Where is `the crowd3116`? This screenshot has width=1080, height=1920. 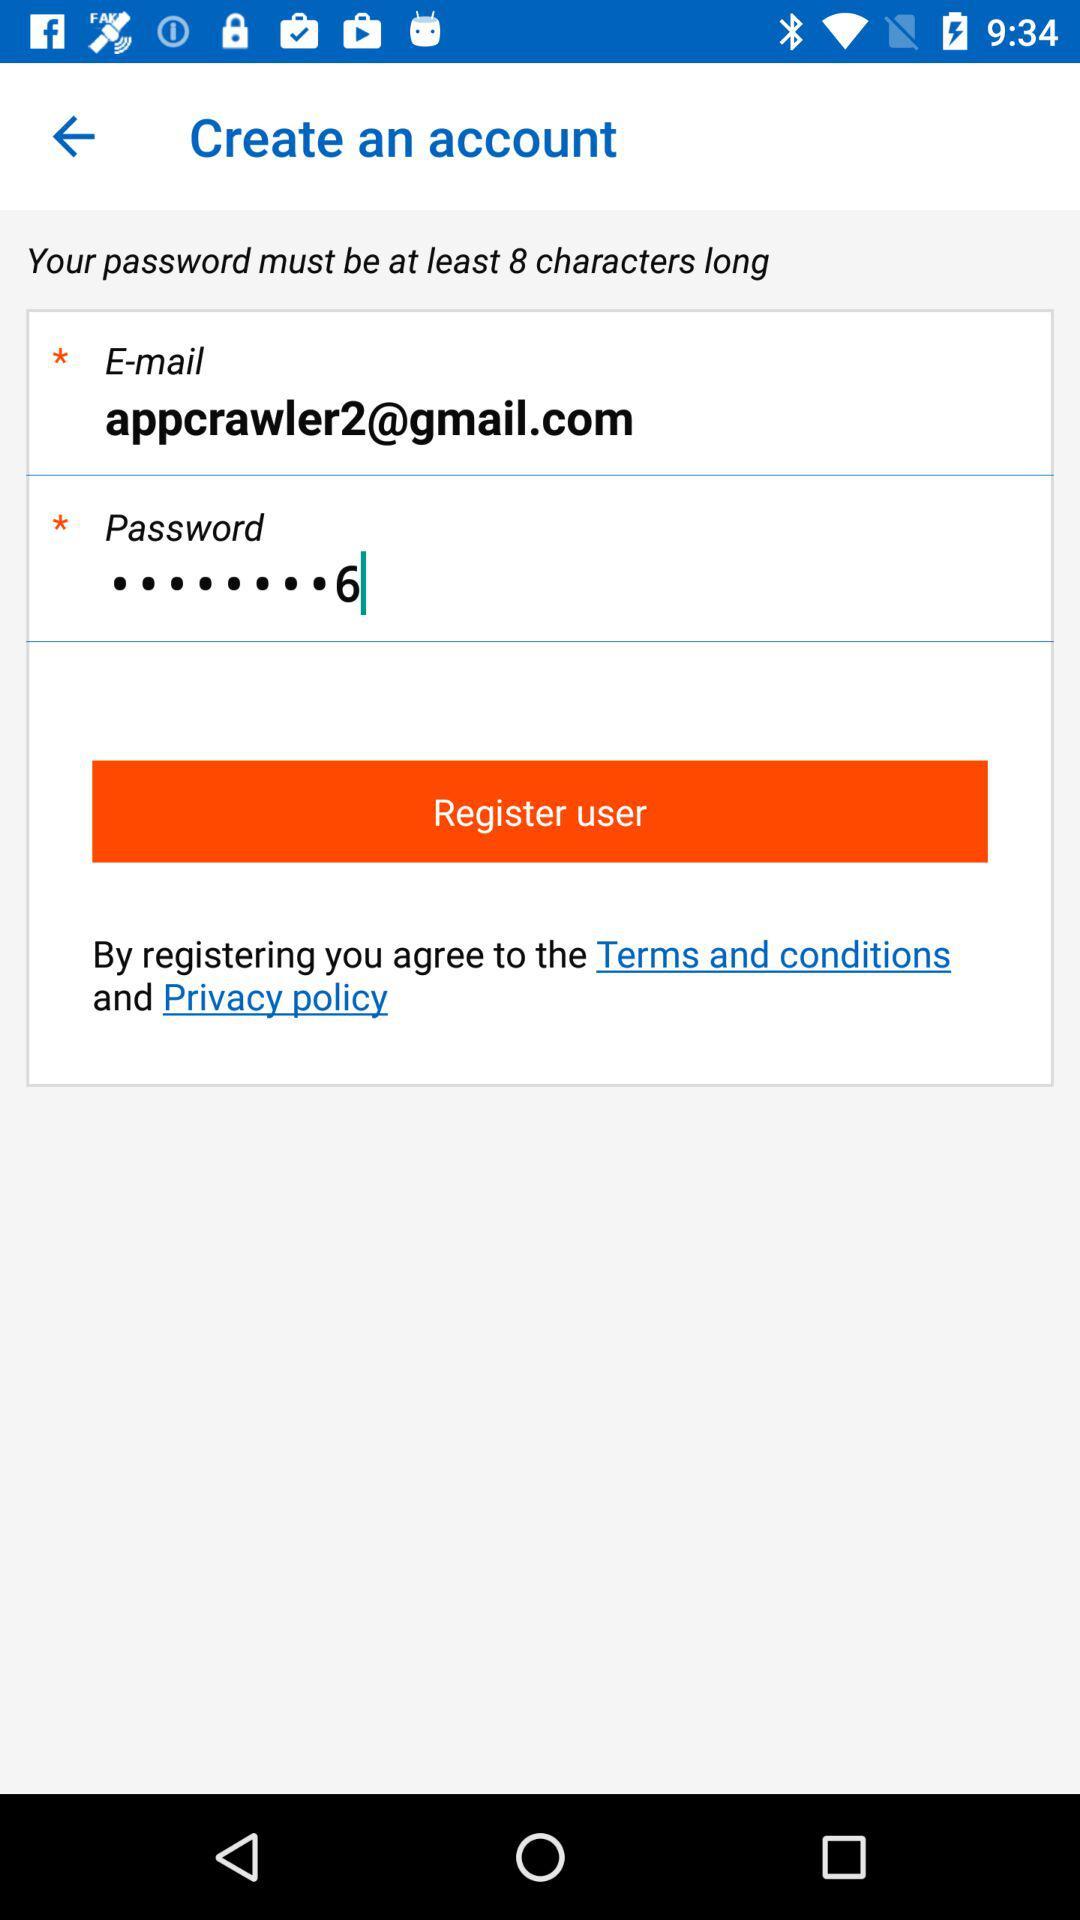
the crowd3116 is located at coordinates (540, 582).